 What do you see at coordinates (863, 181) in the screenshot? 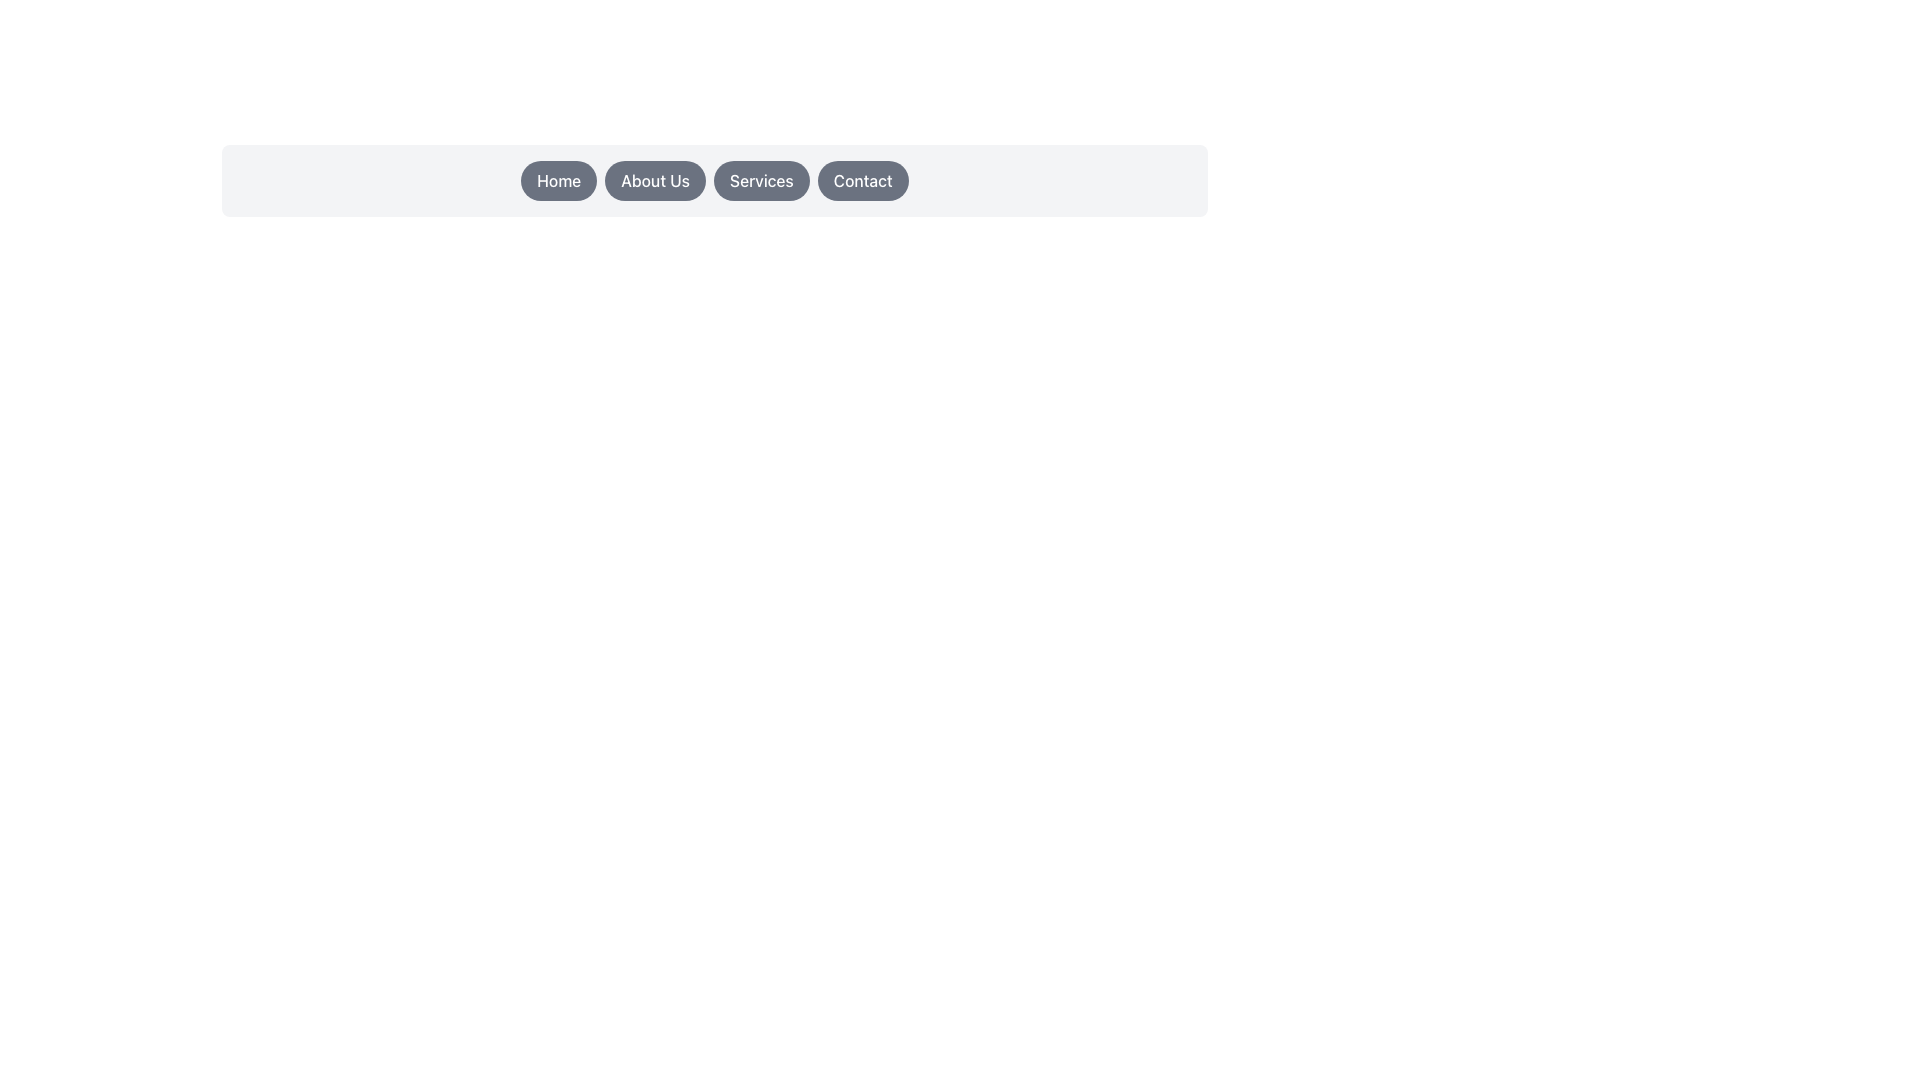
I see `the 'Contact' button located in the top-right corner of the button row` at bounding box center [863, 181].